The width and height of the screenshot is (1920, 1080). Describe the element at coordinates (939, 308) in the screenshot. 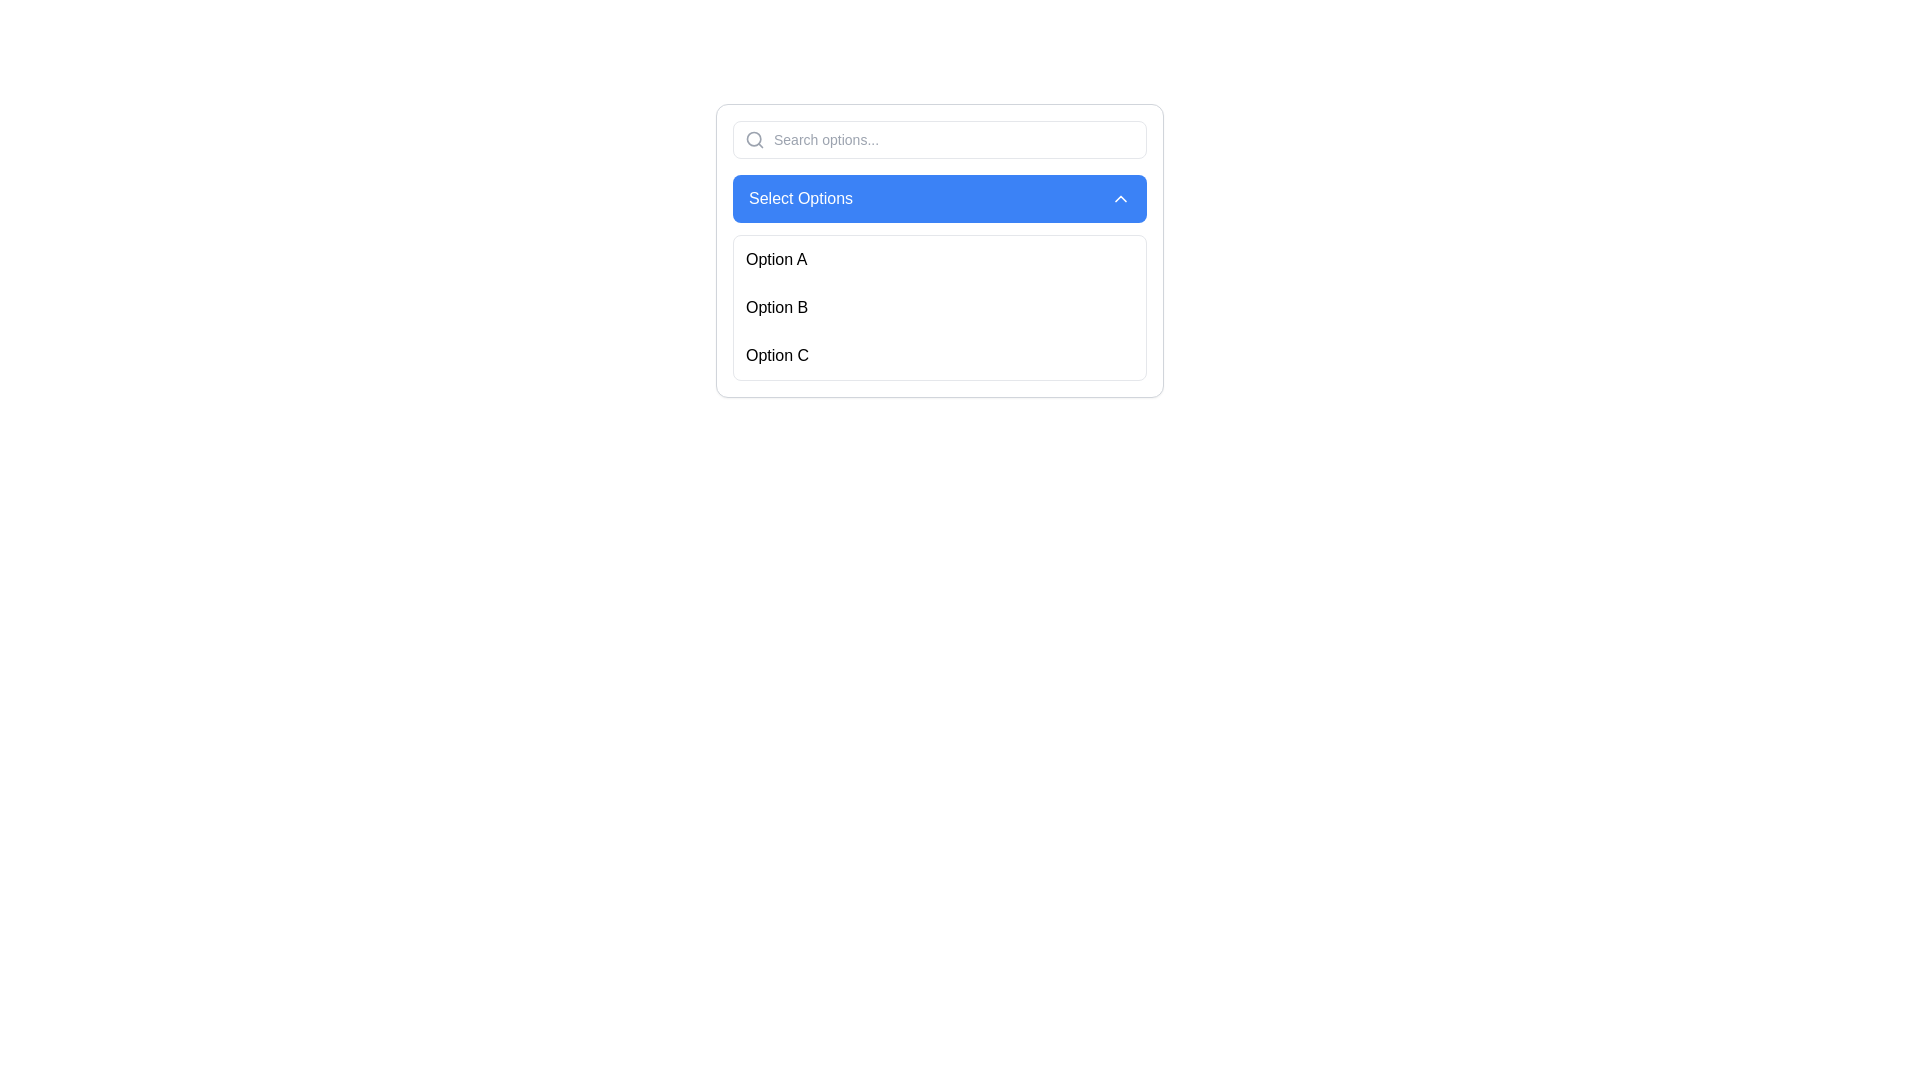

I see `the dropdown menu item labeled 'Option B'` at that location.